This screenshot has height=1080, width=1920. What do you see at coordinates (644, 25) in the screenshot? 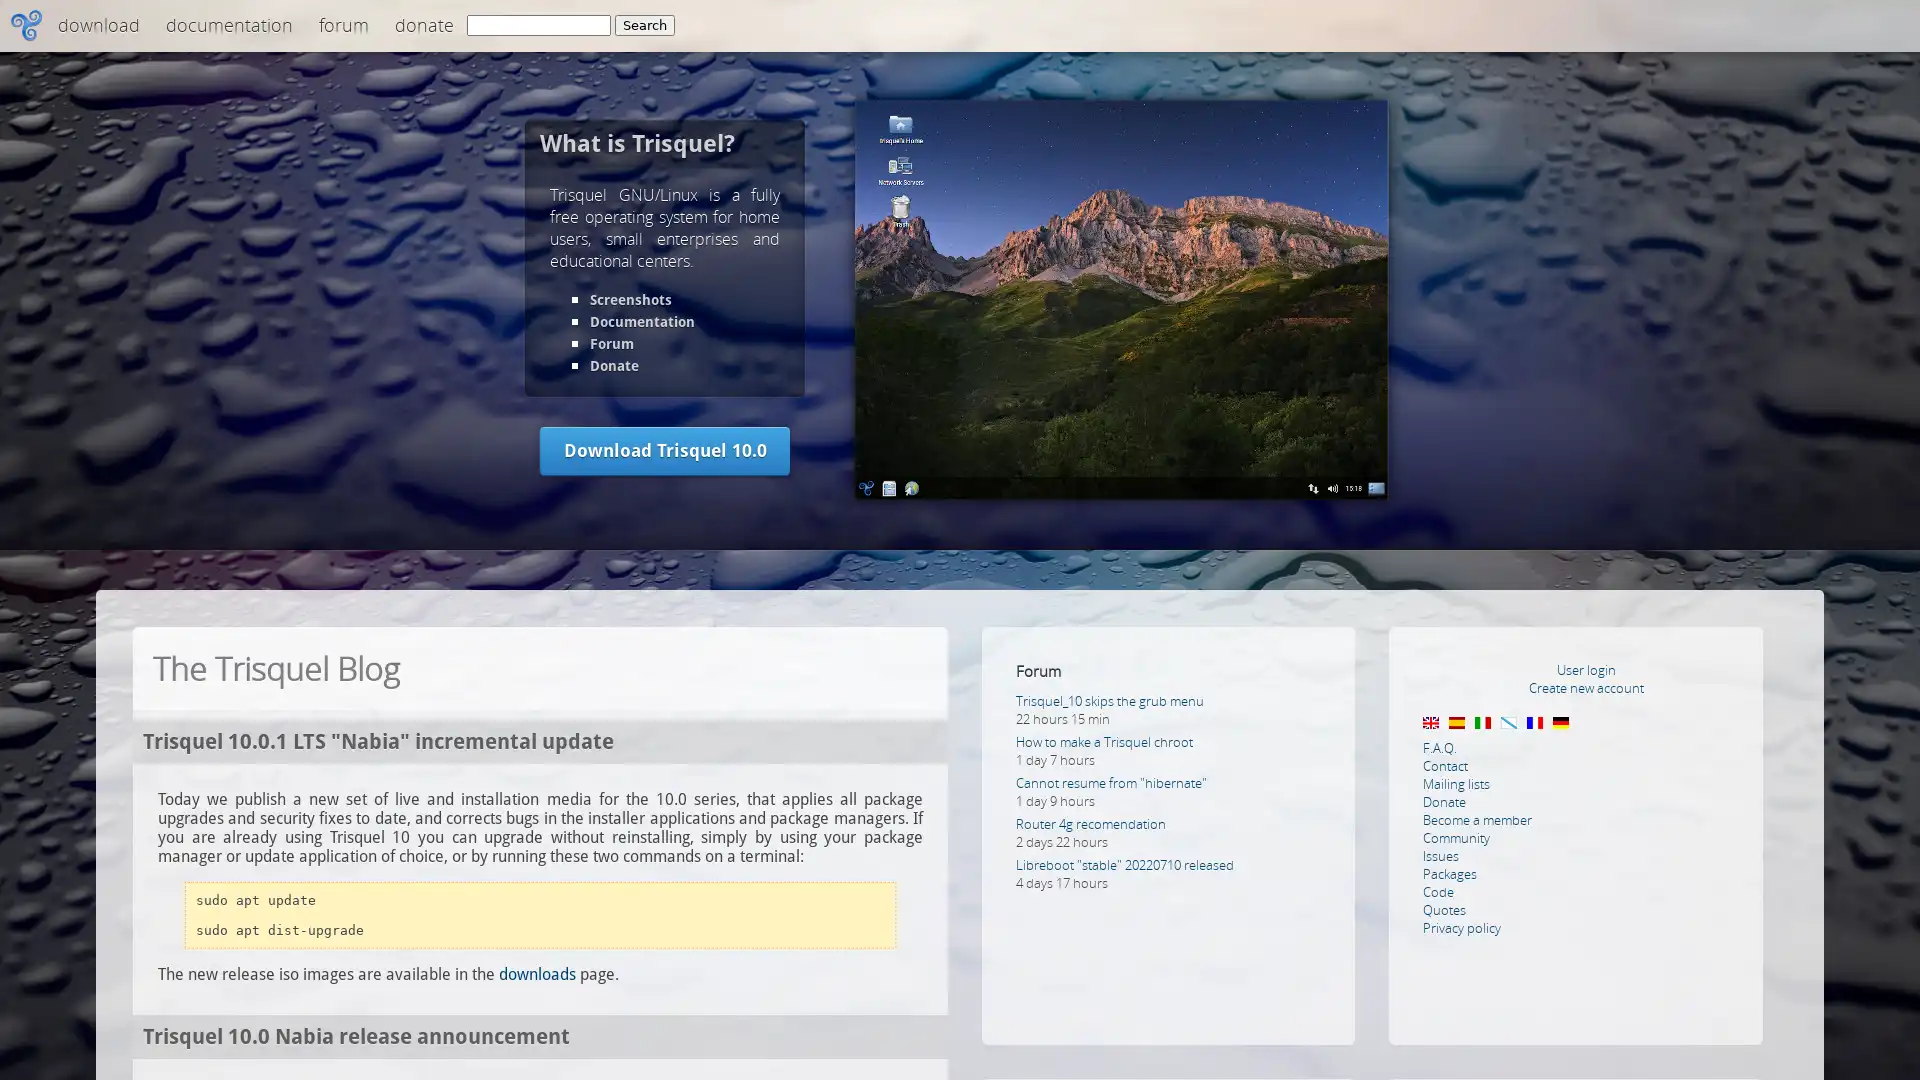
I see `Search` at bounding box center [644, 25].